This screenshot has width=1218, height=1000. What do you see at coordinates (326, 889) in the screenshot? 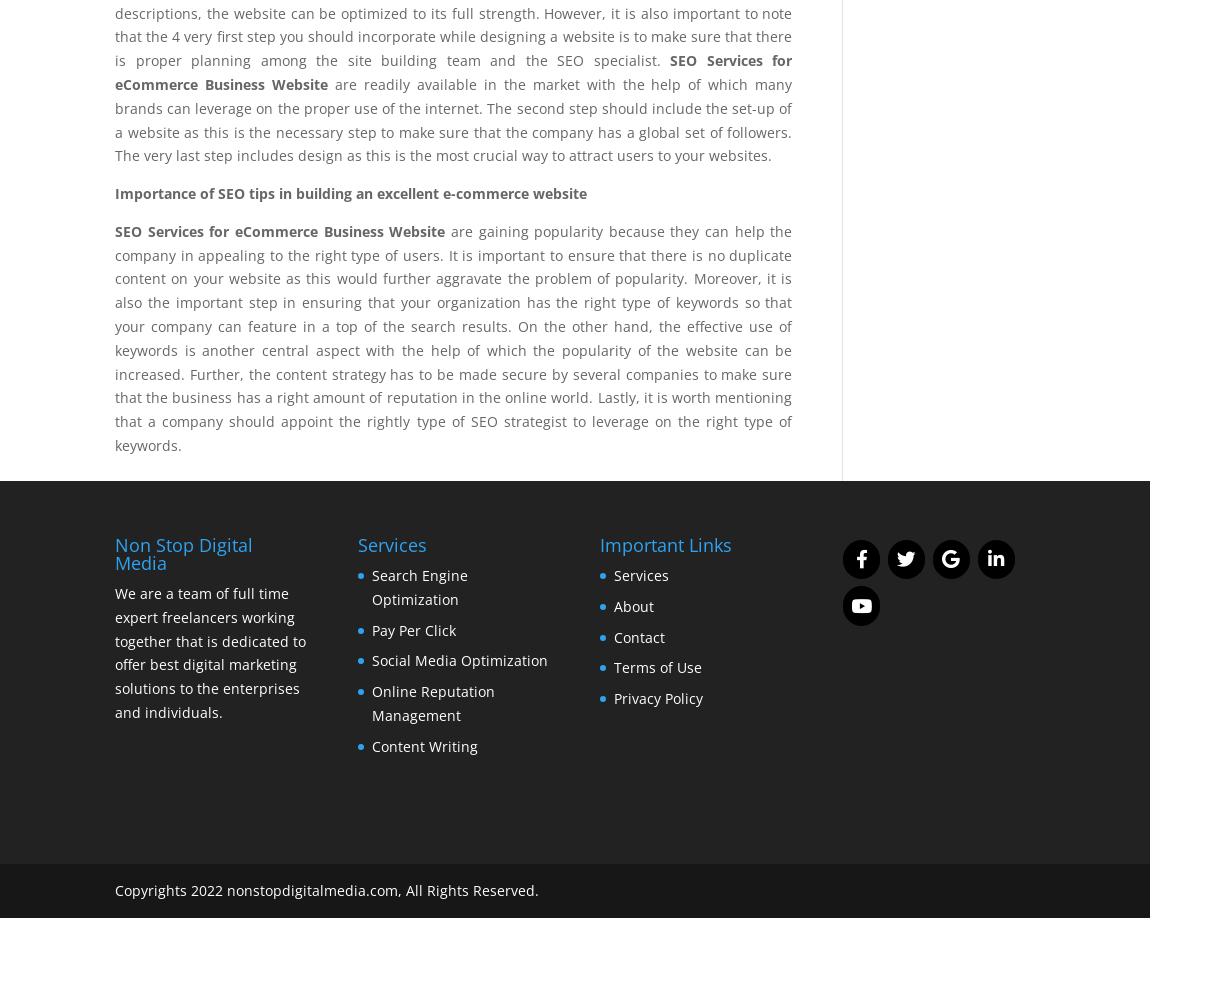
I see `'Copyrights 2022 nonstopdigitalmedia.com, All Rights Reserved.'` at bounding box center [326, 889].